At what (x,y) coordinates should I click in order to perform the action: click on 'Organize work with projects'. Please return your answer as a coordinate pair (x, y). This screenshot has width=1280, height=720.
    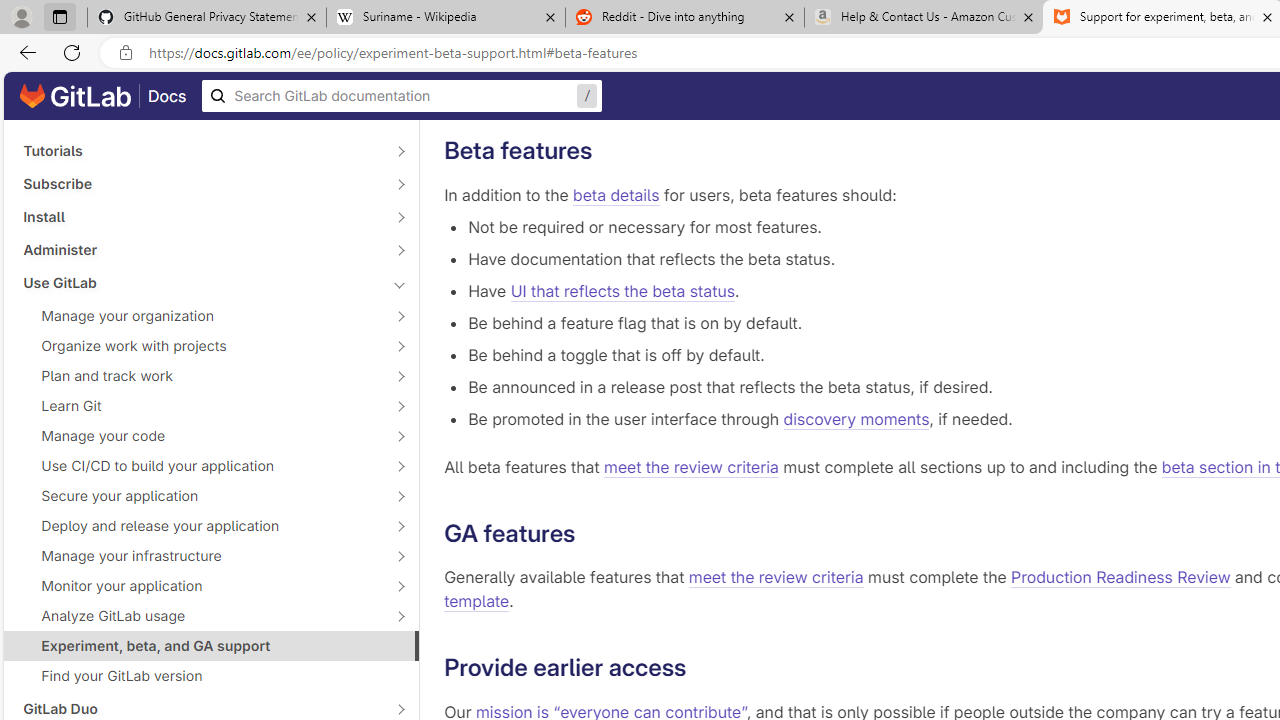
    Looking at the image, I should click on (200, 344).